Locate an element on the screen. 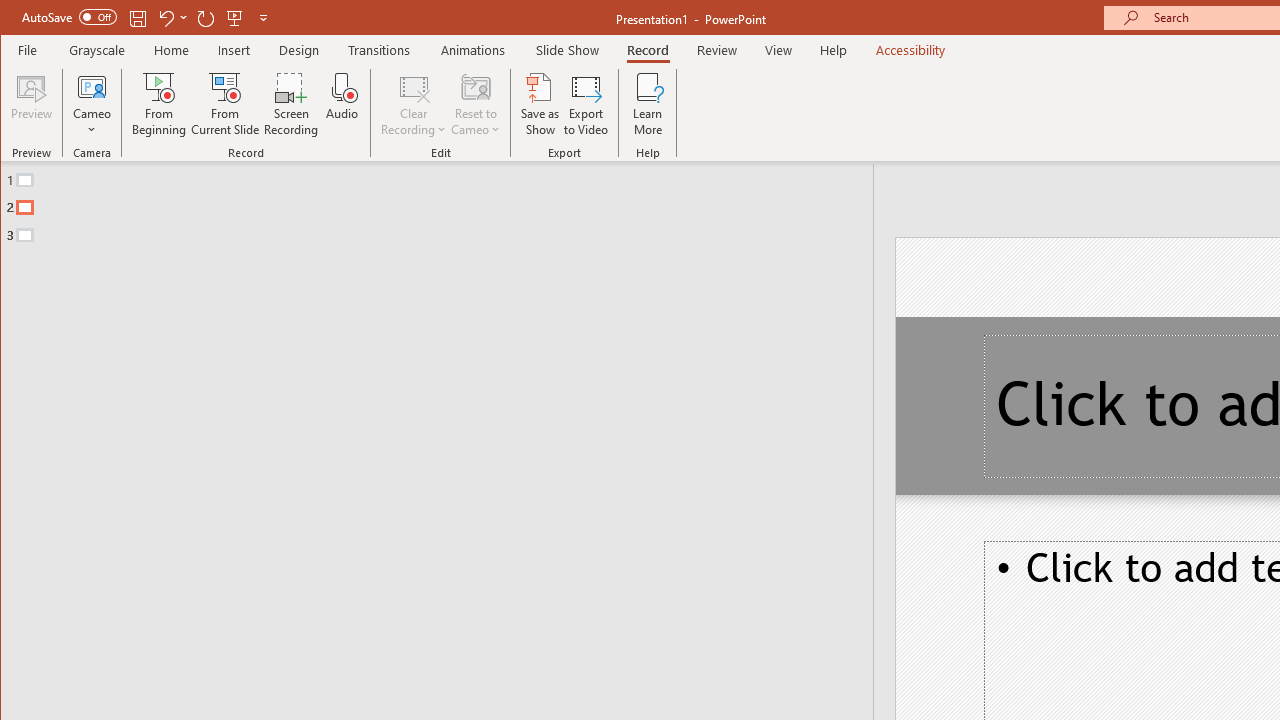 This screenshot has width=1280, height=720. 'Export to Video' is located at coordinates (585, 104).